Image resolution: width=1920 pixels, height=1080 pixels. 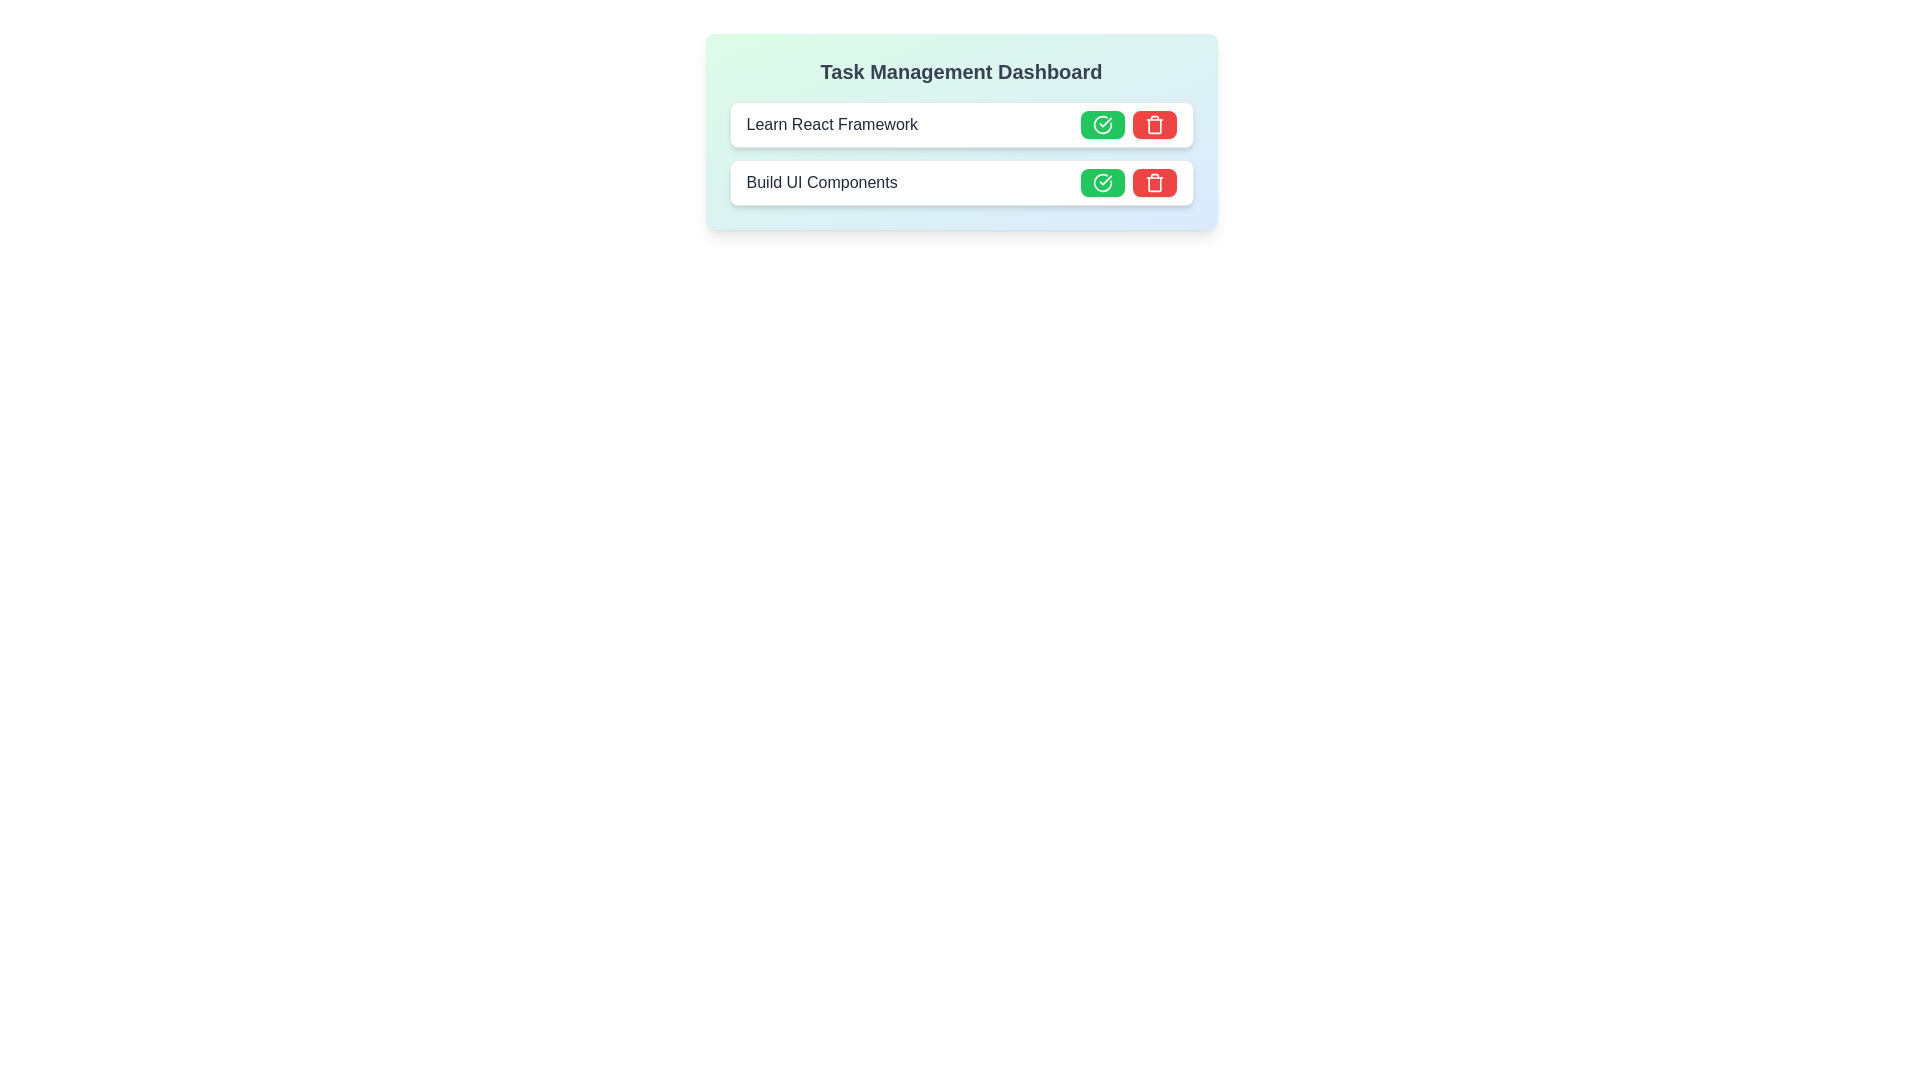 What do you see at coordinates (832, 124) in the screenshot?
I see `the Text Label that serves as the title of a specific task in the task management dashboard, located prominently at the left of the first task entry` at bounding box center [832, 124].